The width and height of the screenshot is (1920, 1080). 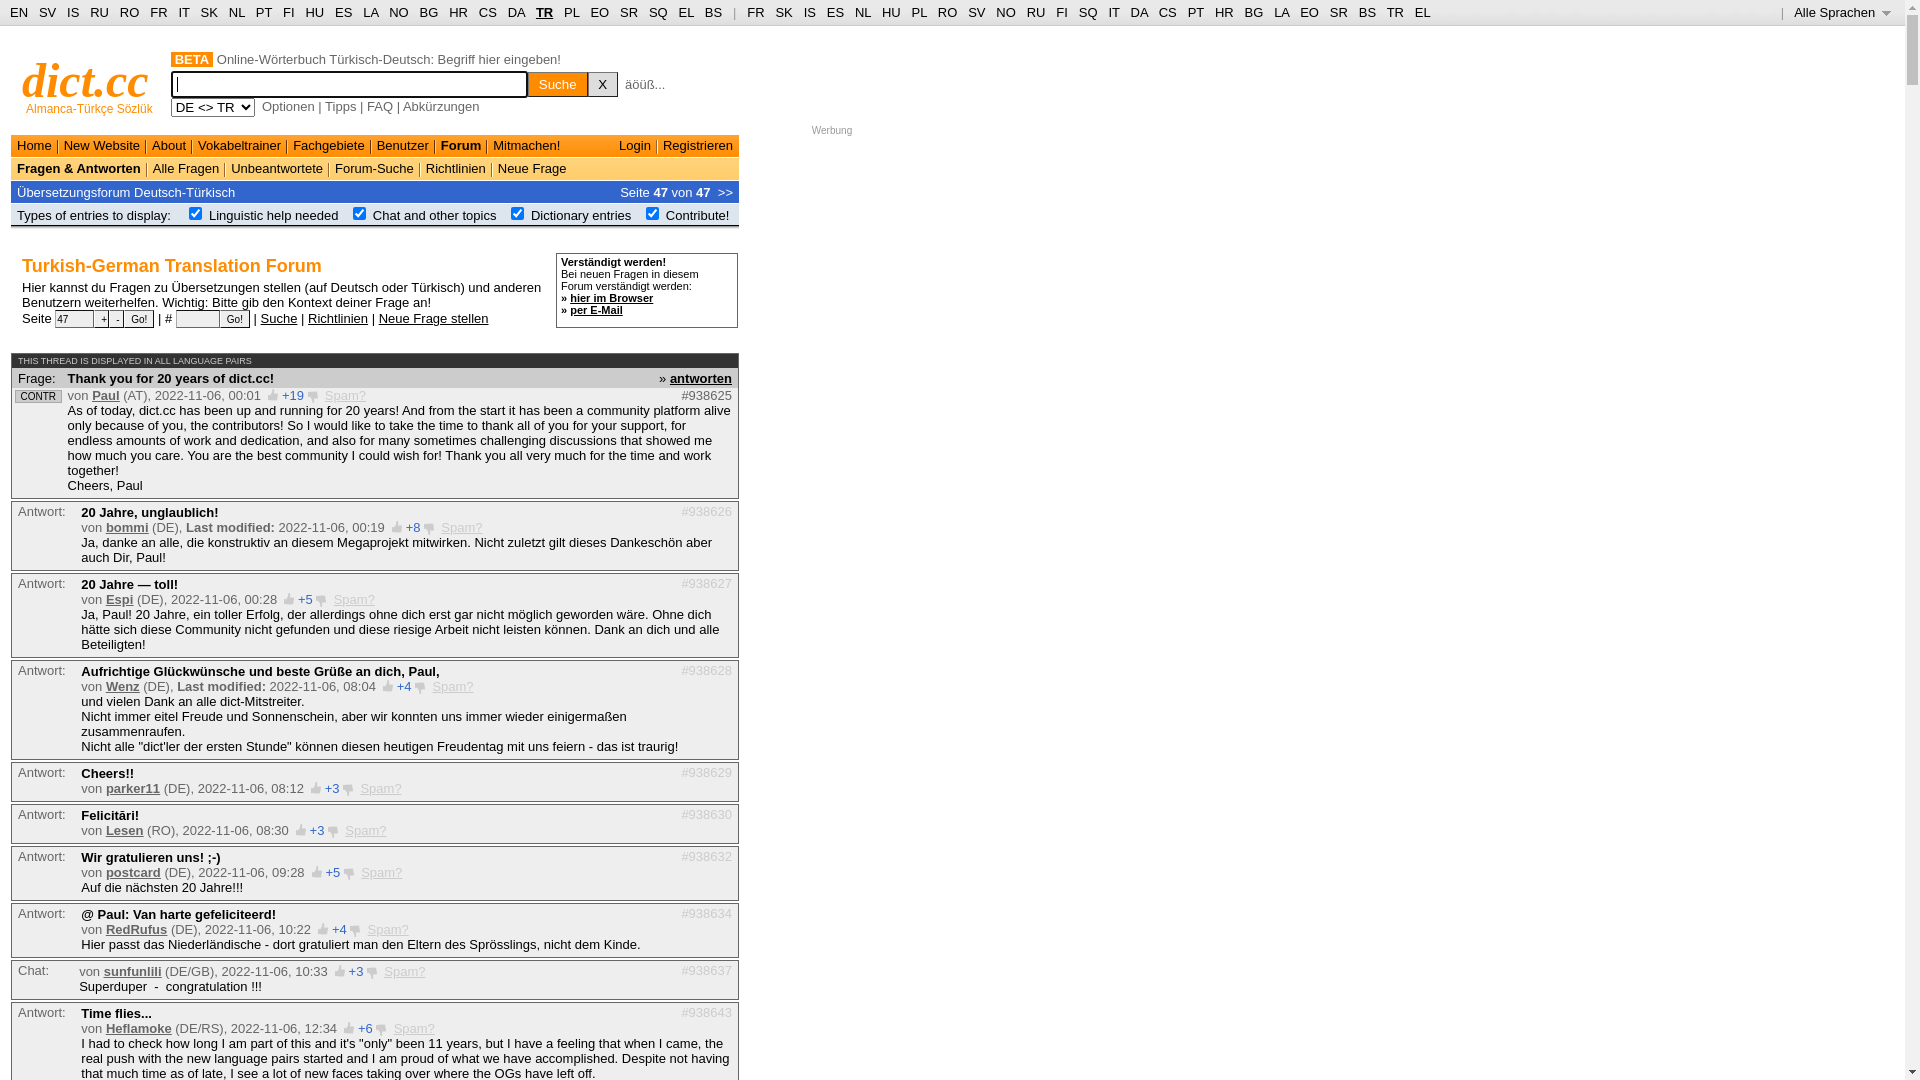 What do you see at coordinates (34, 144) in the screenshot?
I see `'Home'` at bounding box center [34, 144].